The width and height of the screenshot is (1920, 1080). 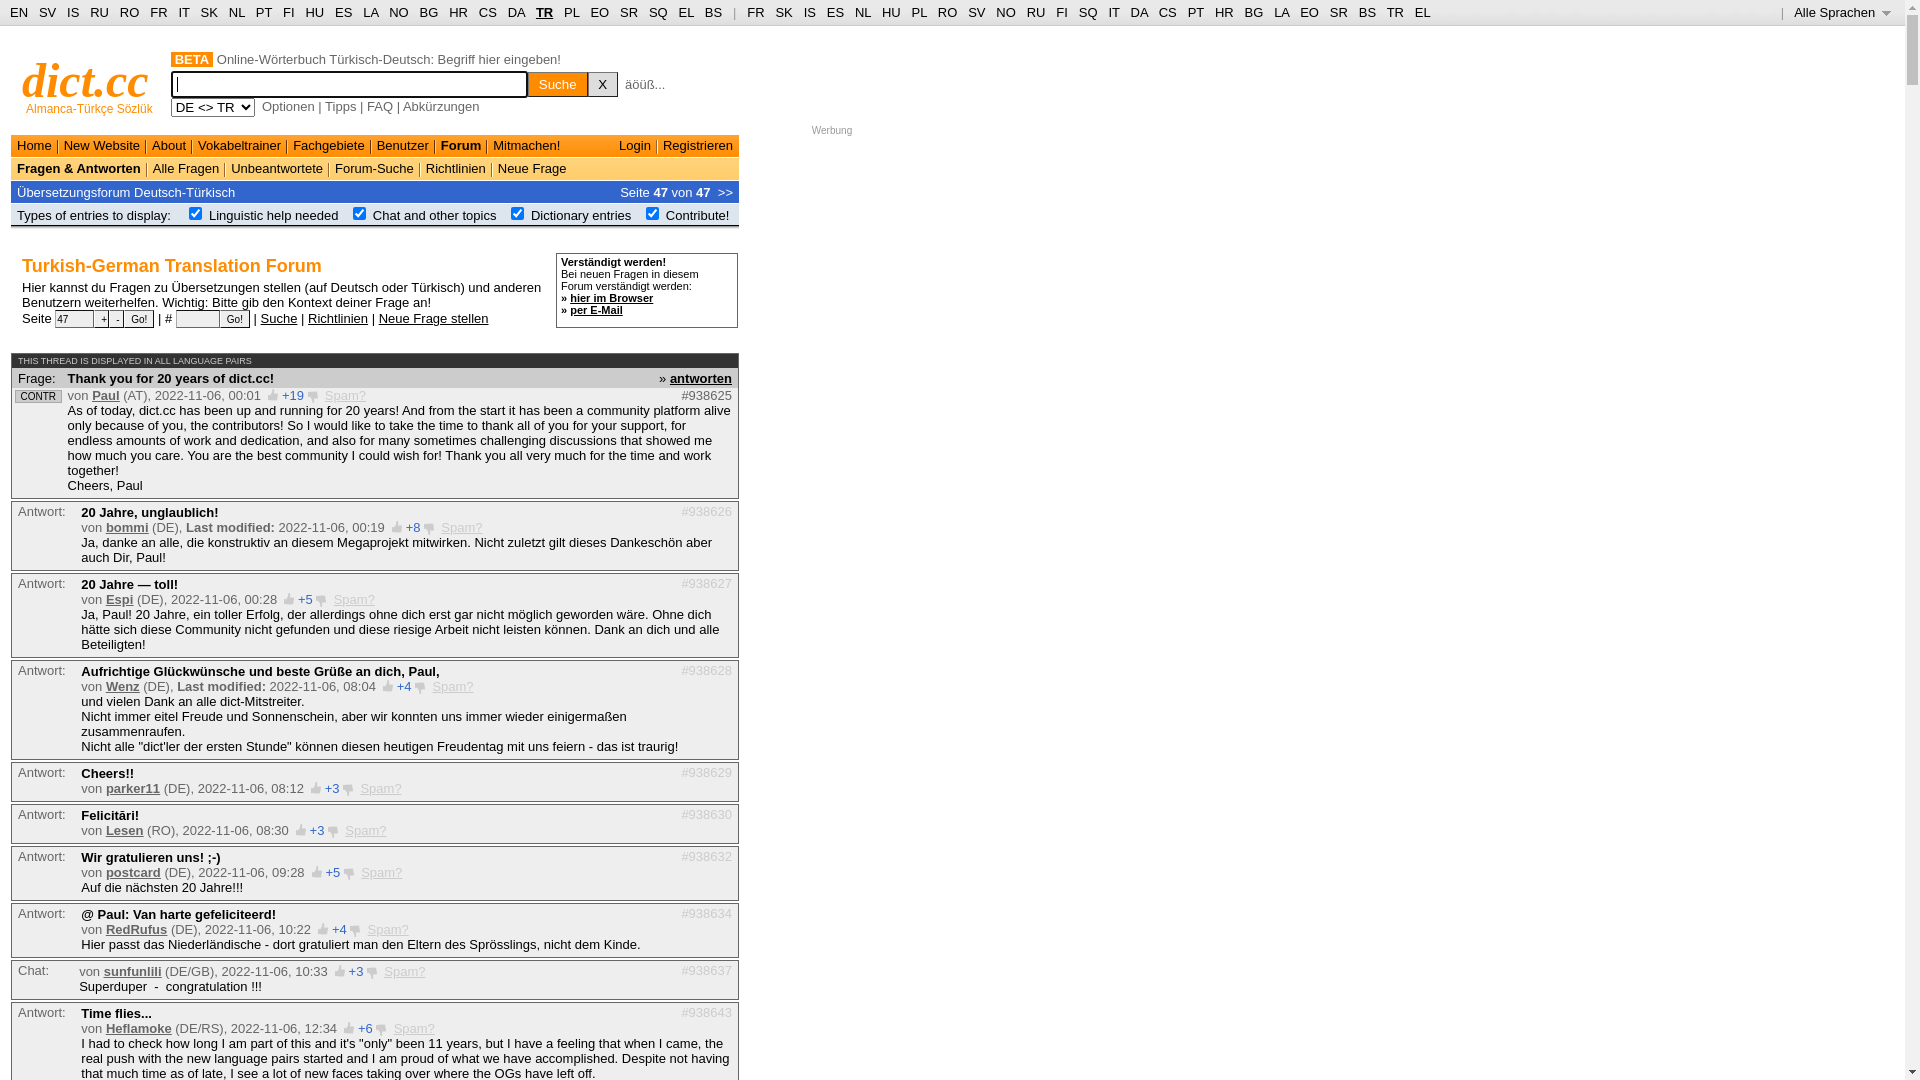 What do you see at coordinates (34, 144) in the screenshot?
I see `'Home'` at bounding box center [34, 144].